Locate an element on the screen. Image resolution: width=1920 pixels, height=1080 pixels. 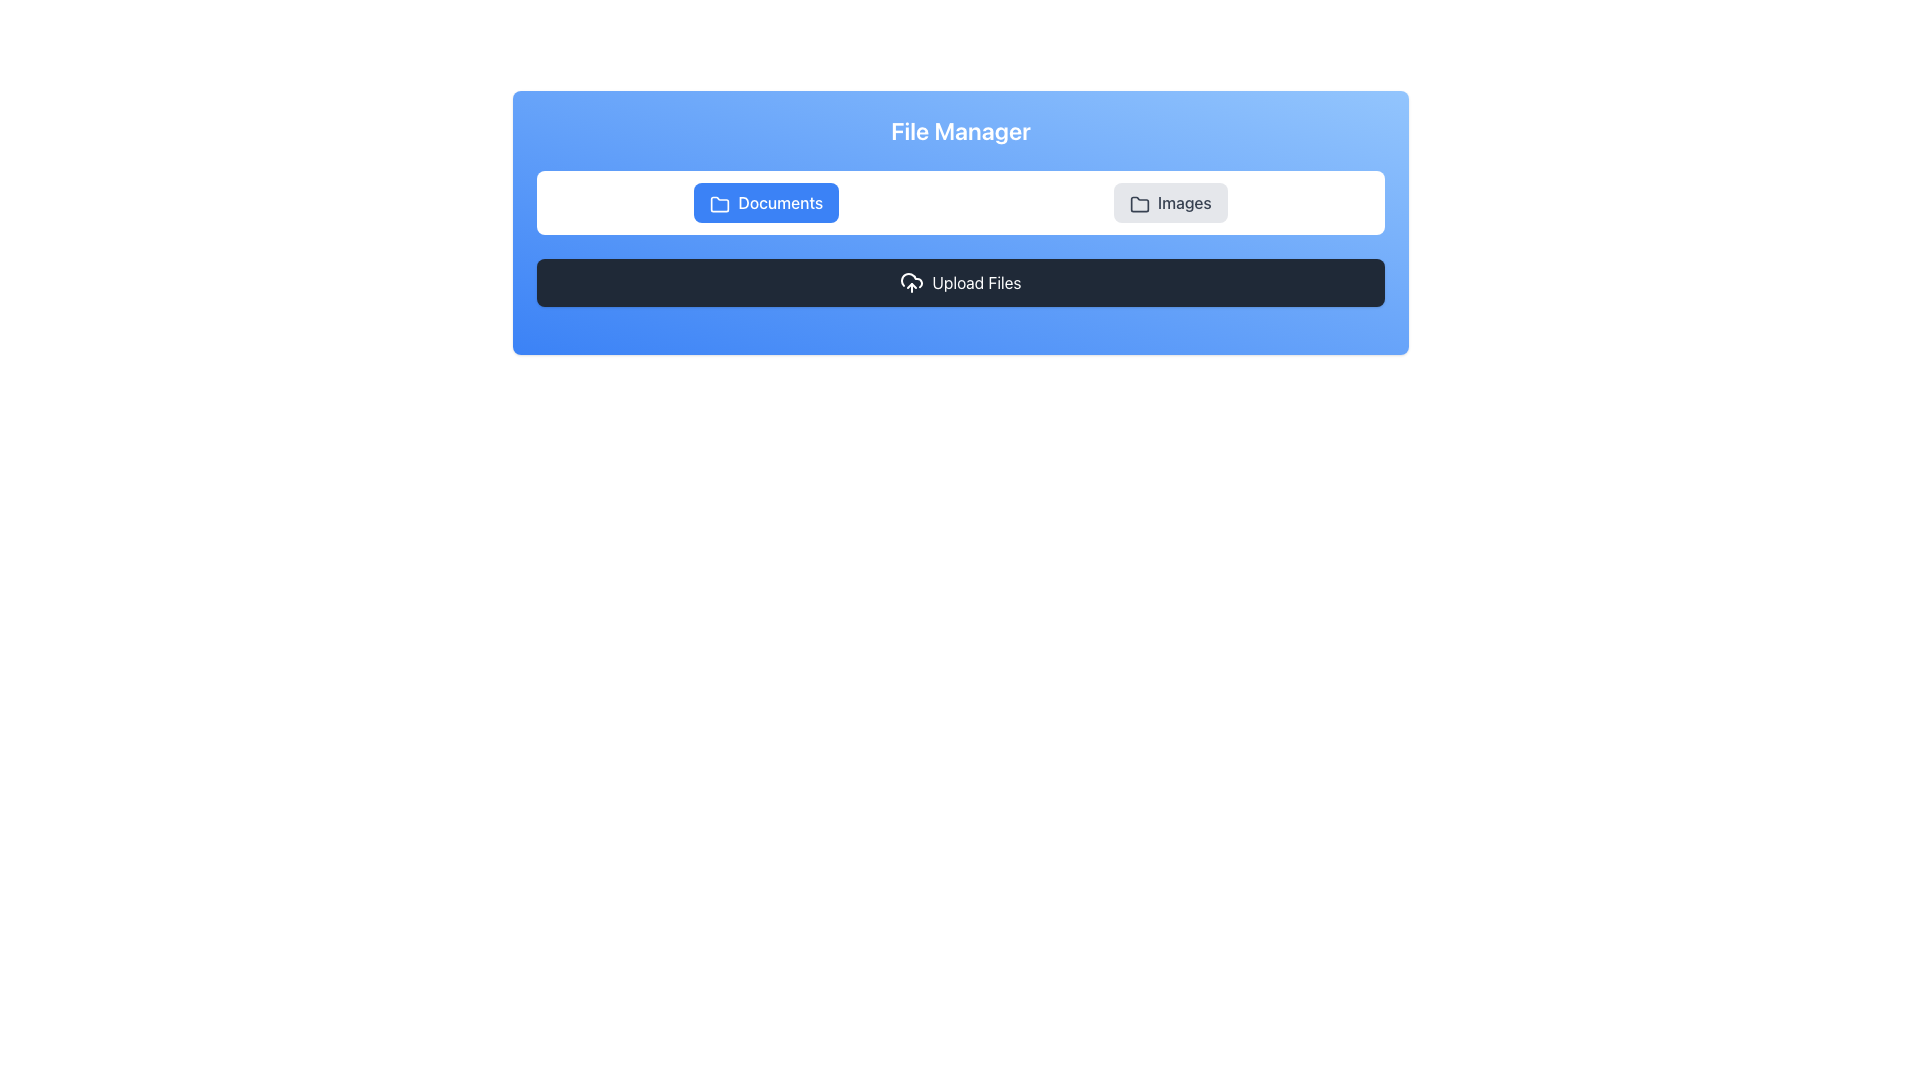
the navigation or selection panel located beneath the 'File Manager' title and above the 'Upload Files' button, which allows users to choose between options like 'Documents' or 'Images' is located at coordinates (960, 203).